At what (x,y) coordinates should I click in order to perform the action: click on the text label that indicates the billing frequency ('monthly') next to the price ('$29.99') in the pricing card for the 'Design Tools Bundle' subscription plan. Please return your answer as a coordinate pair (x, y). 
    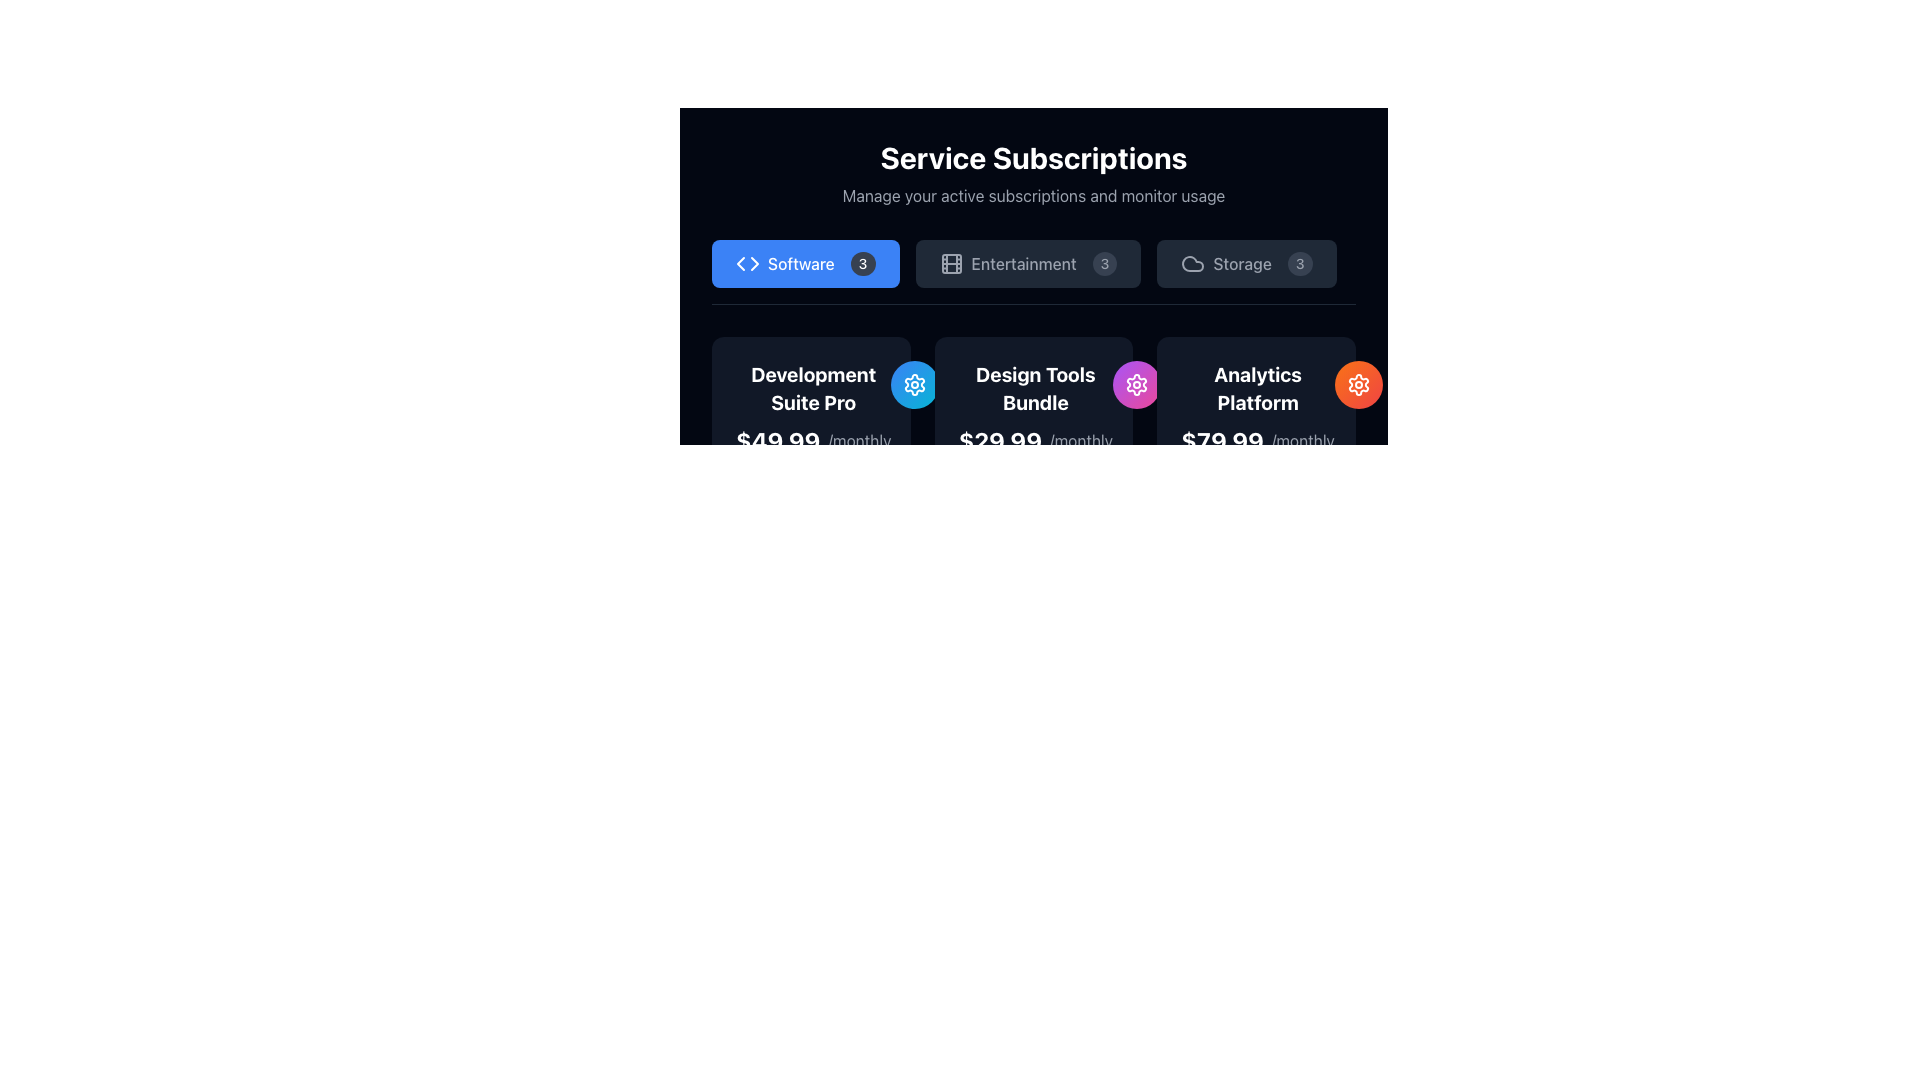
    Looking at the image, I should click on (1080, 439).